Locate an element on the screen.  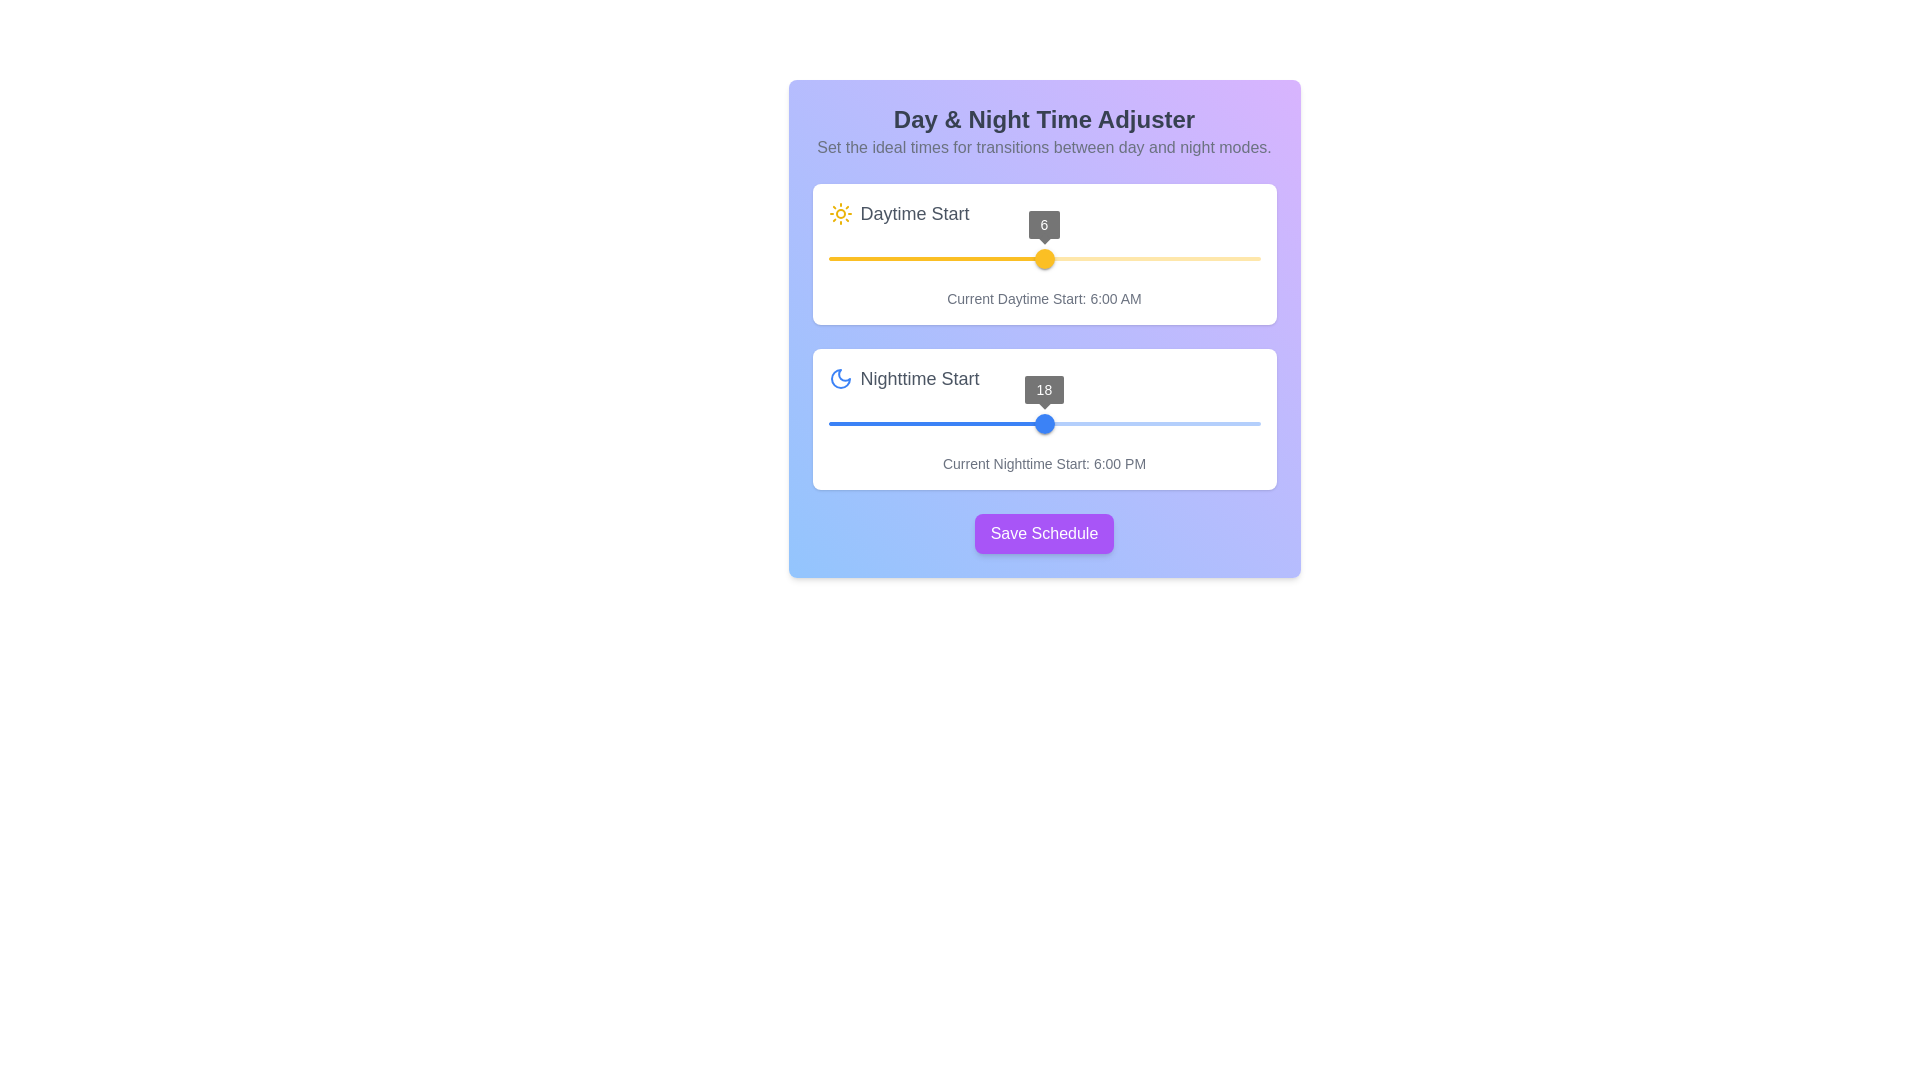
the daytime start is located at coordinates (1241, 257).